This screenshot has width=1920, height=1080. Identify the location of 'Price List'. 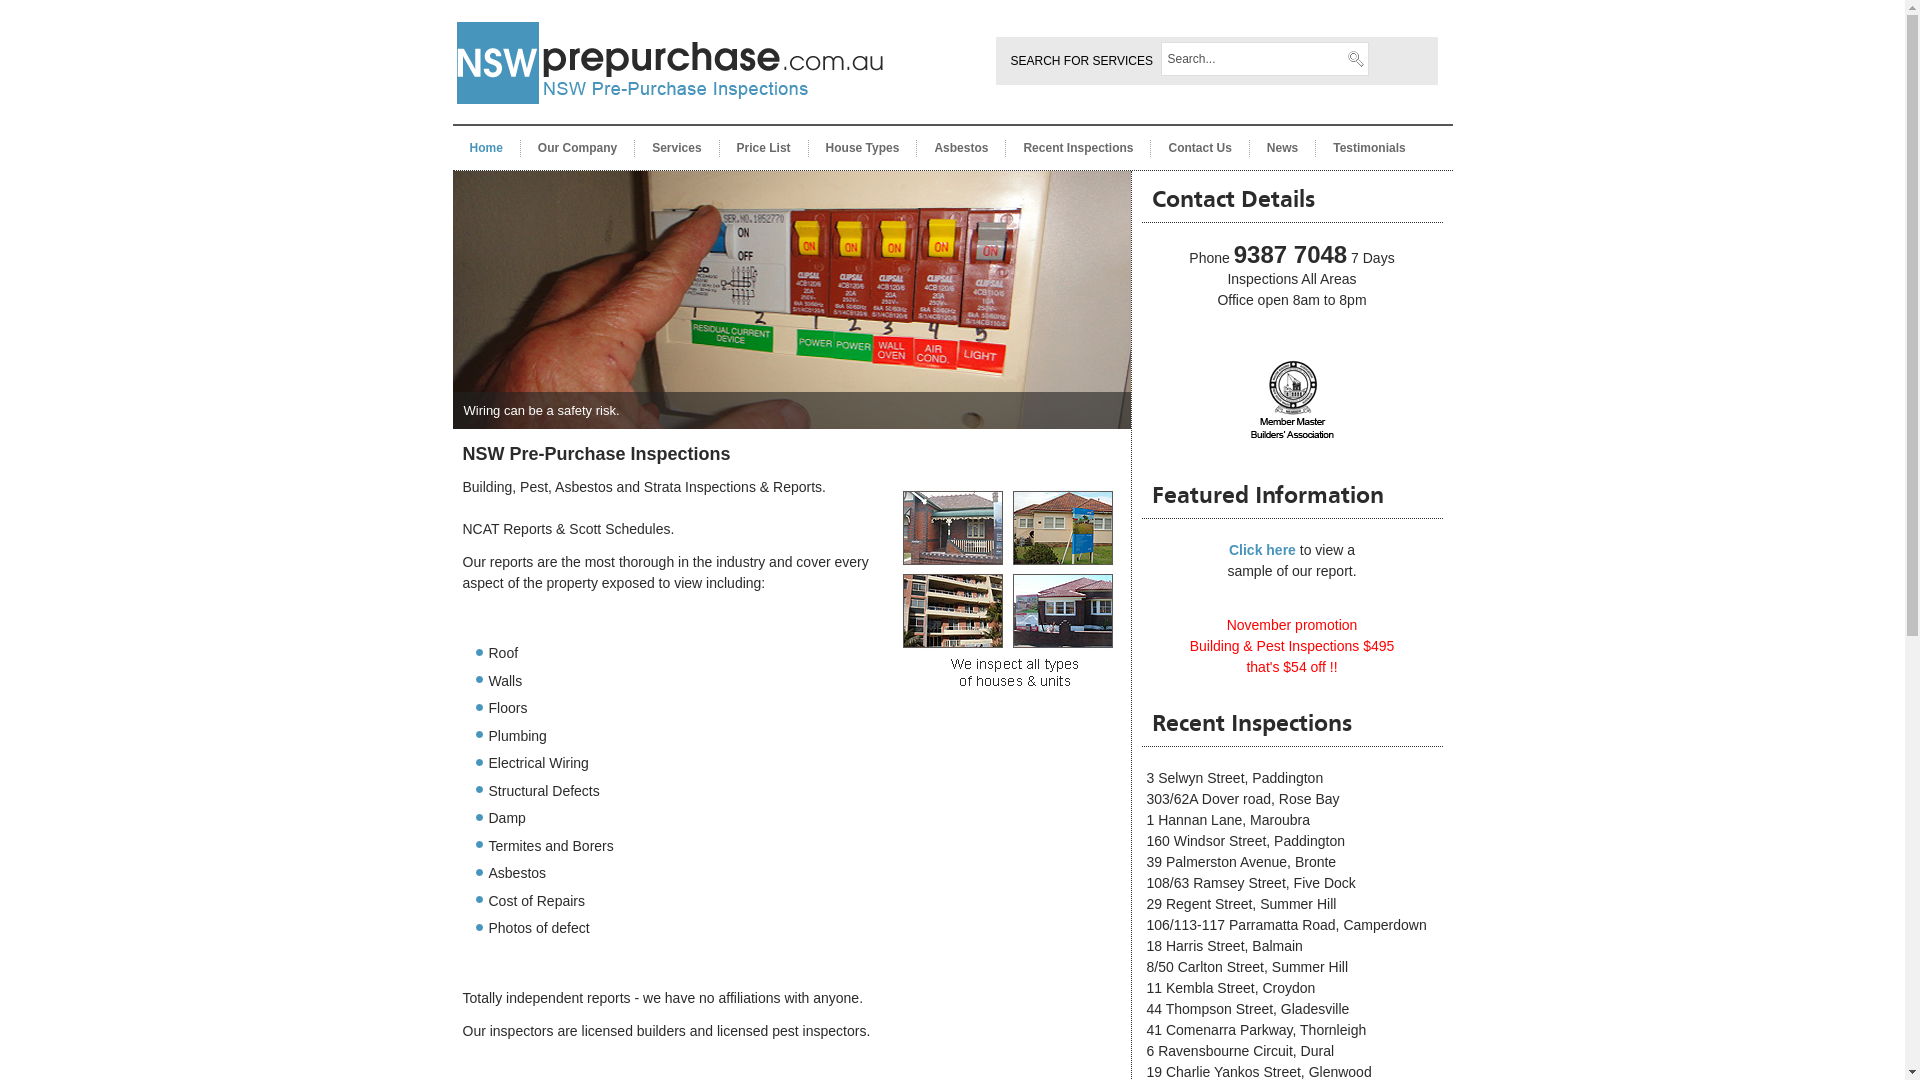
(762, 146).